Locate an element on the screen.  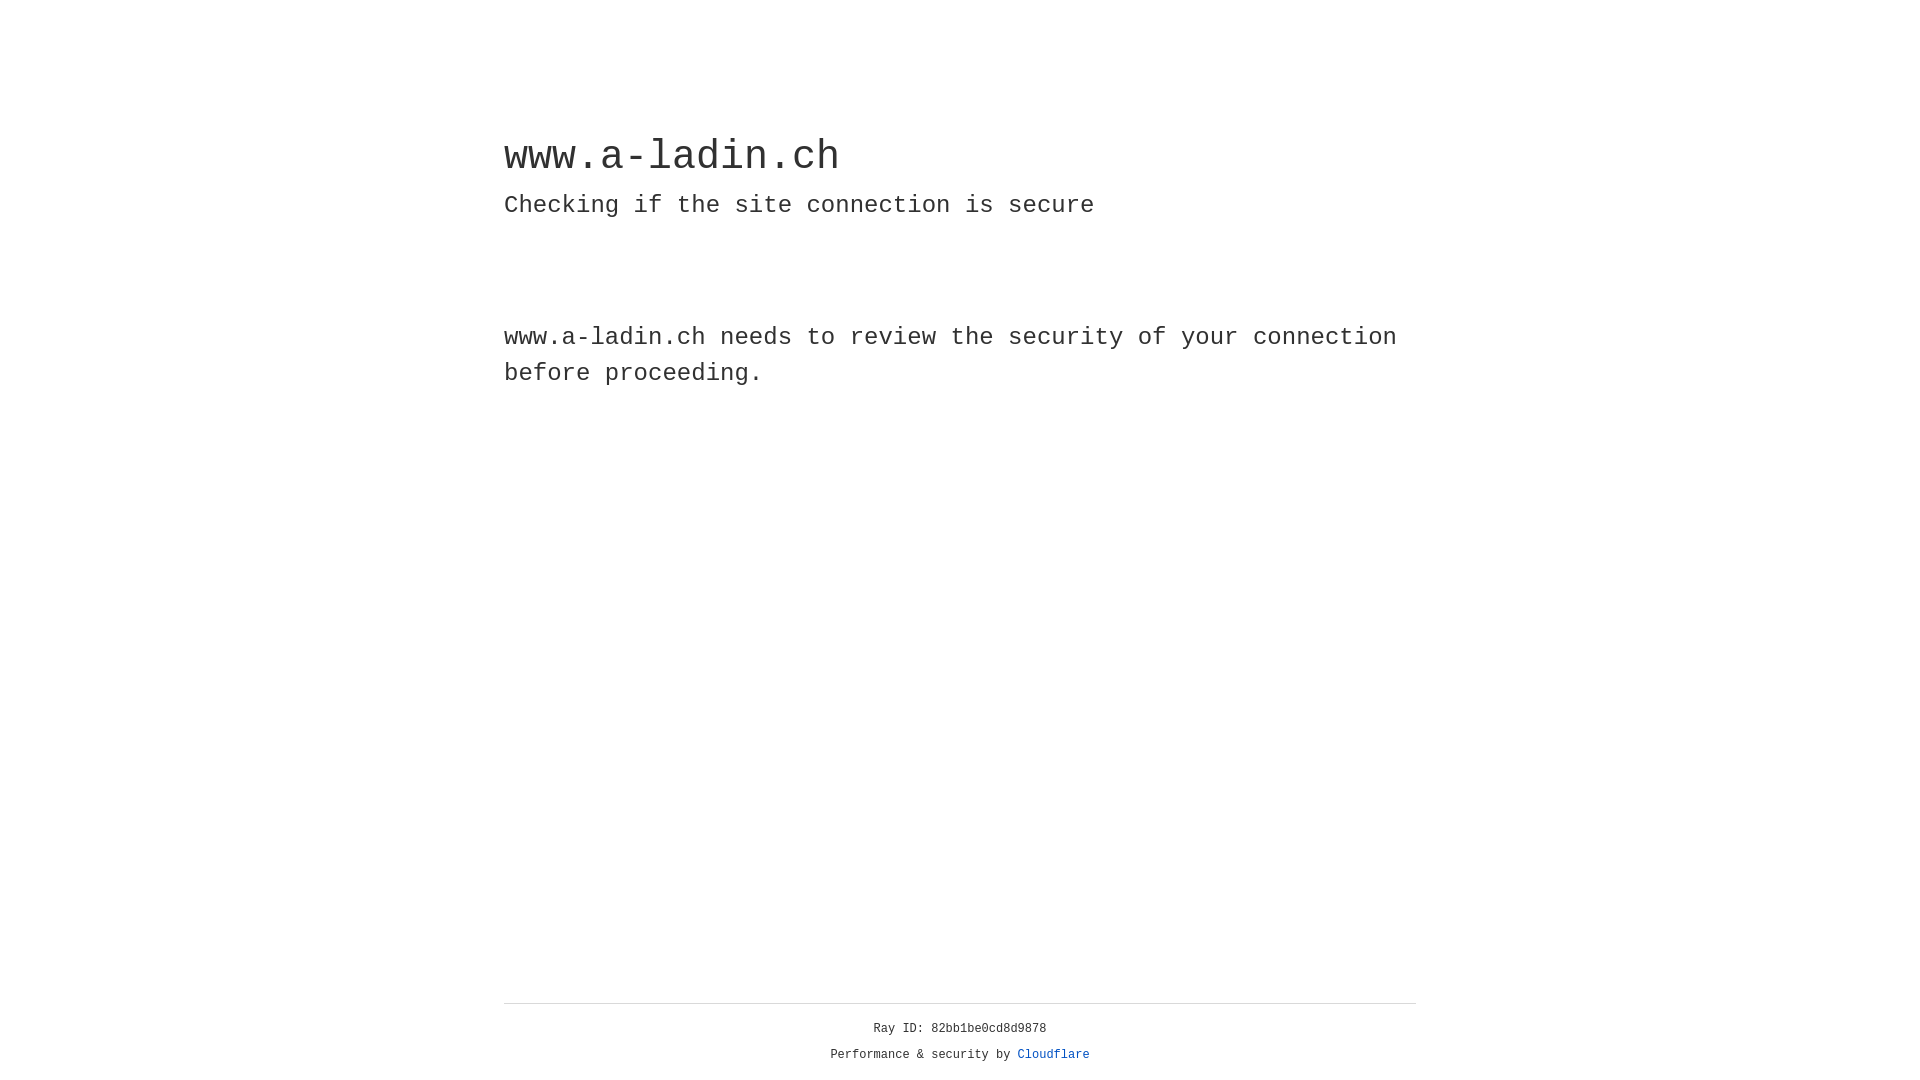
'Cloudflare' is located at coordinates (1053, 1054).